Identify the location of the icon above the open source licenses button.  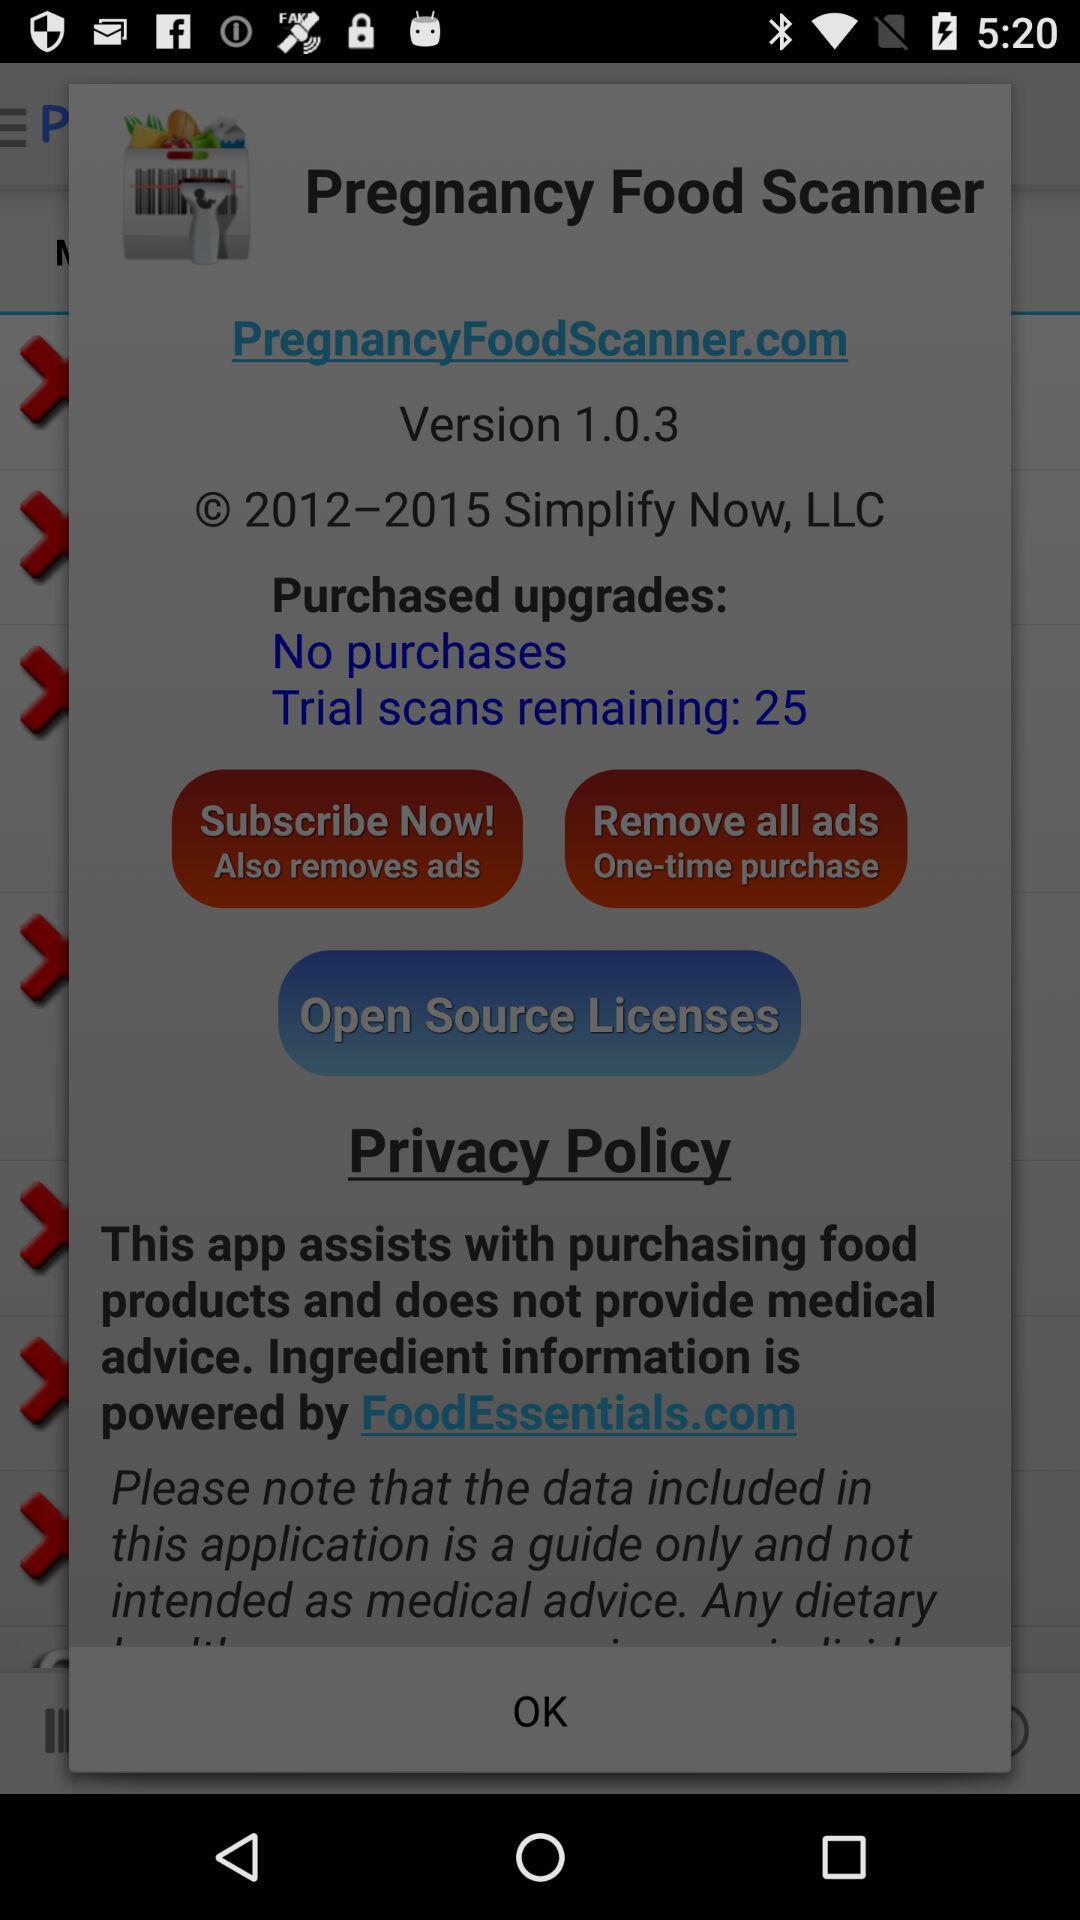
(346, 838).